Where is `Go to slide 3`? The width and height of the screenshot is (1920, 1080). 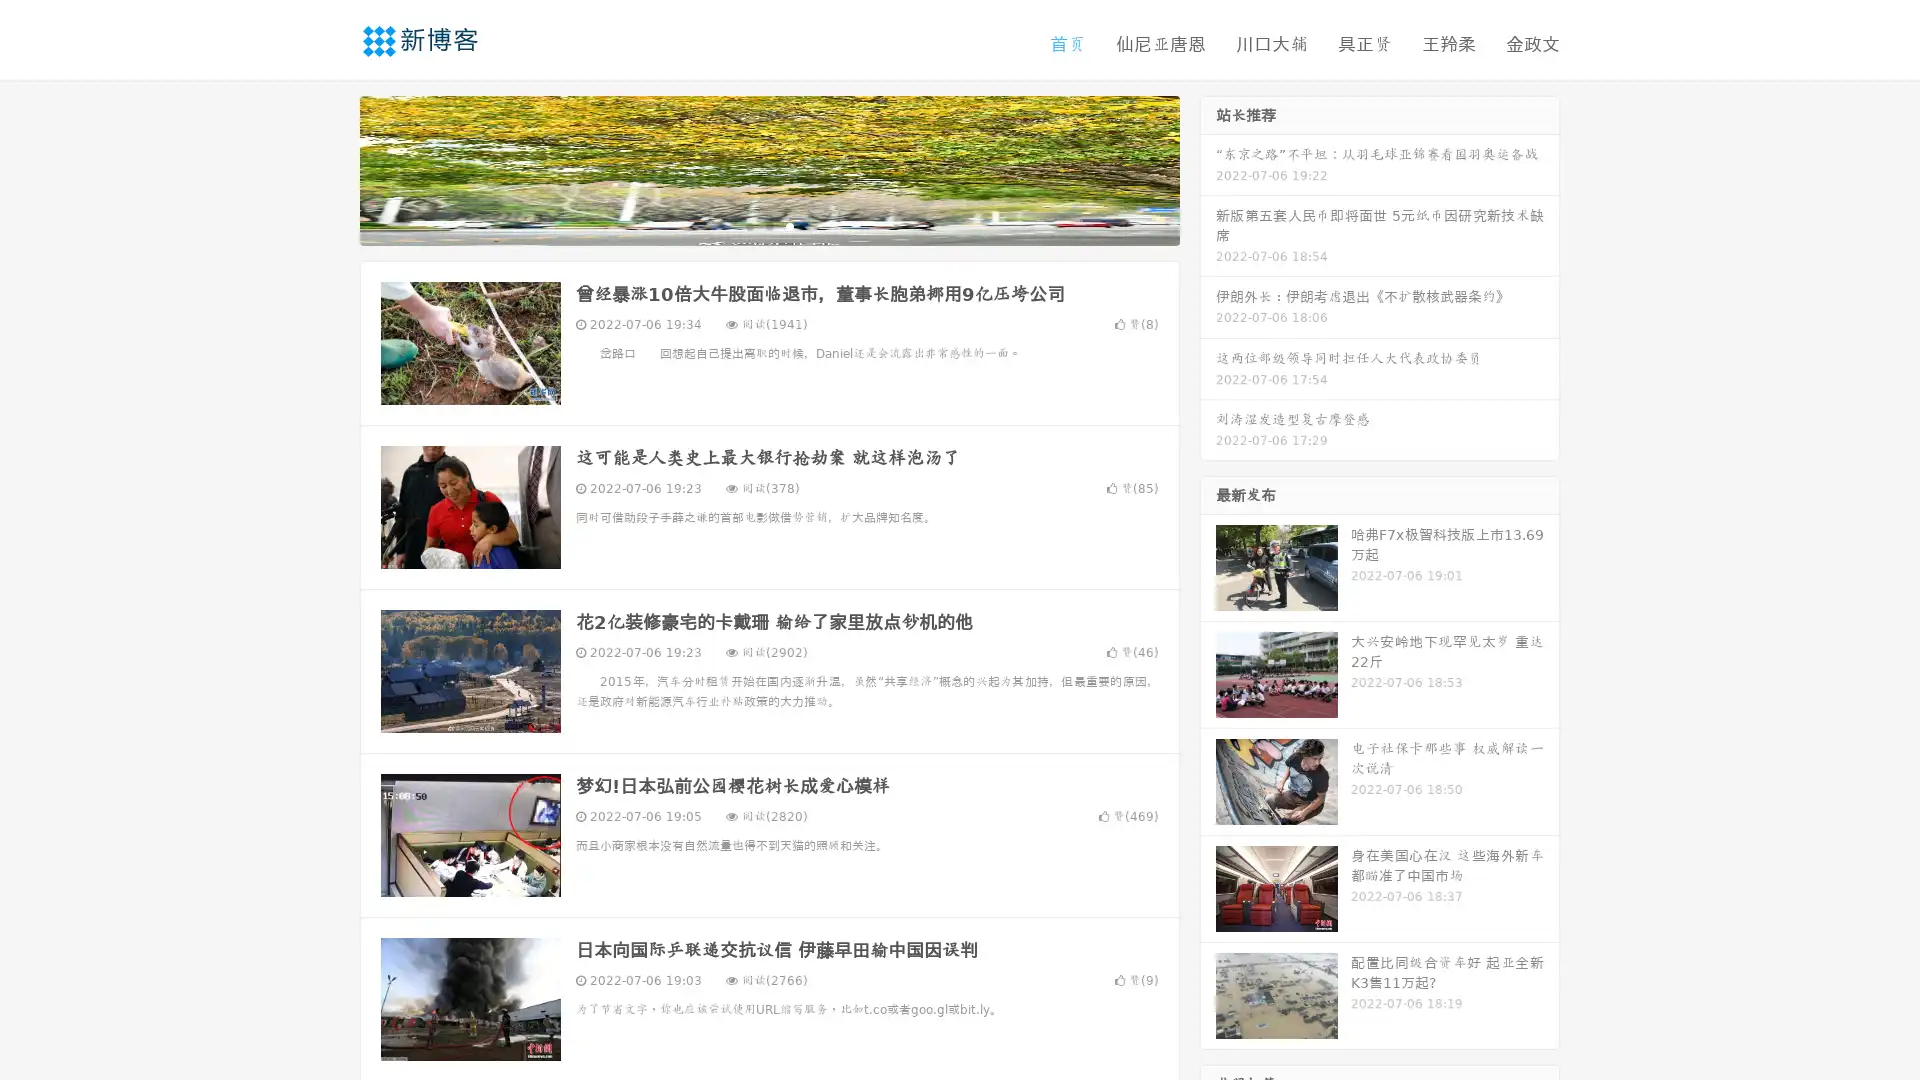
Go to slide 3 is located at coordinates (789, 225).